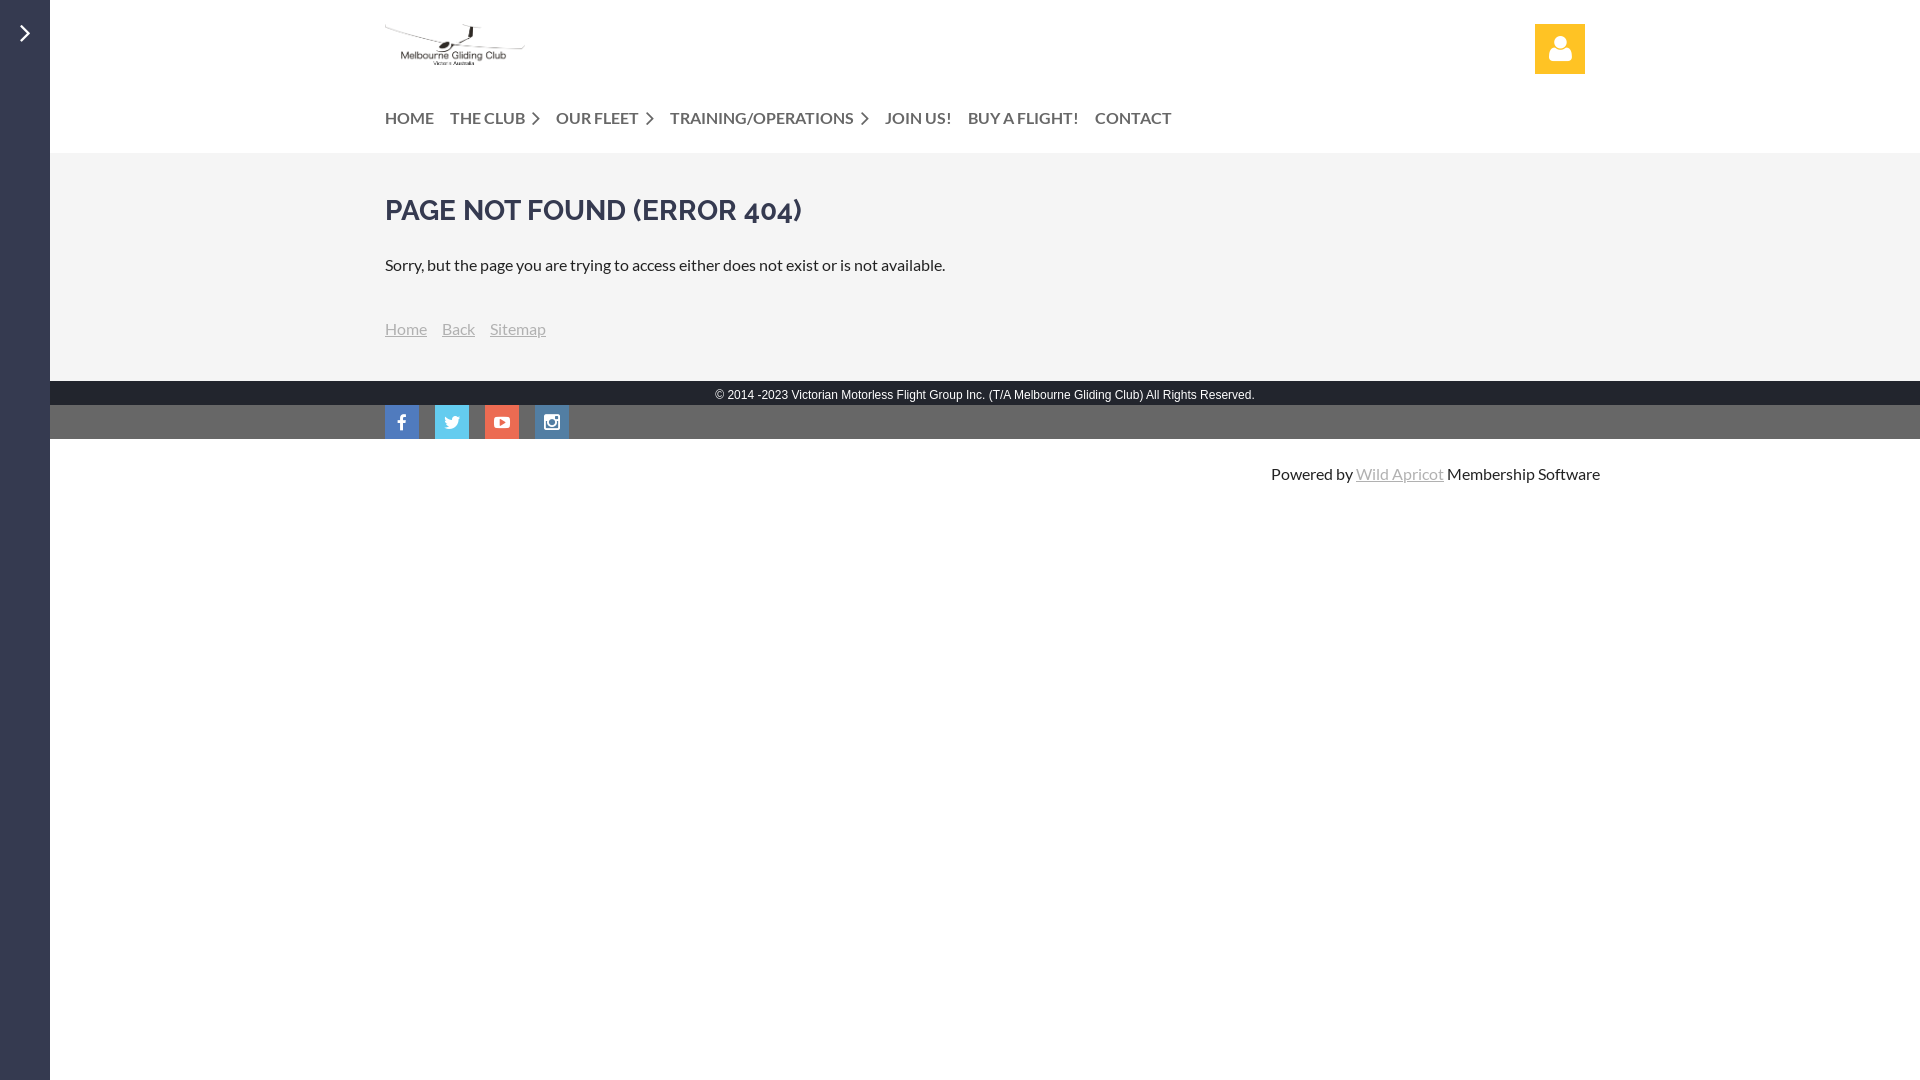  I want to click on 'Back', so click(440, 327).